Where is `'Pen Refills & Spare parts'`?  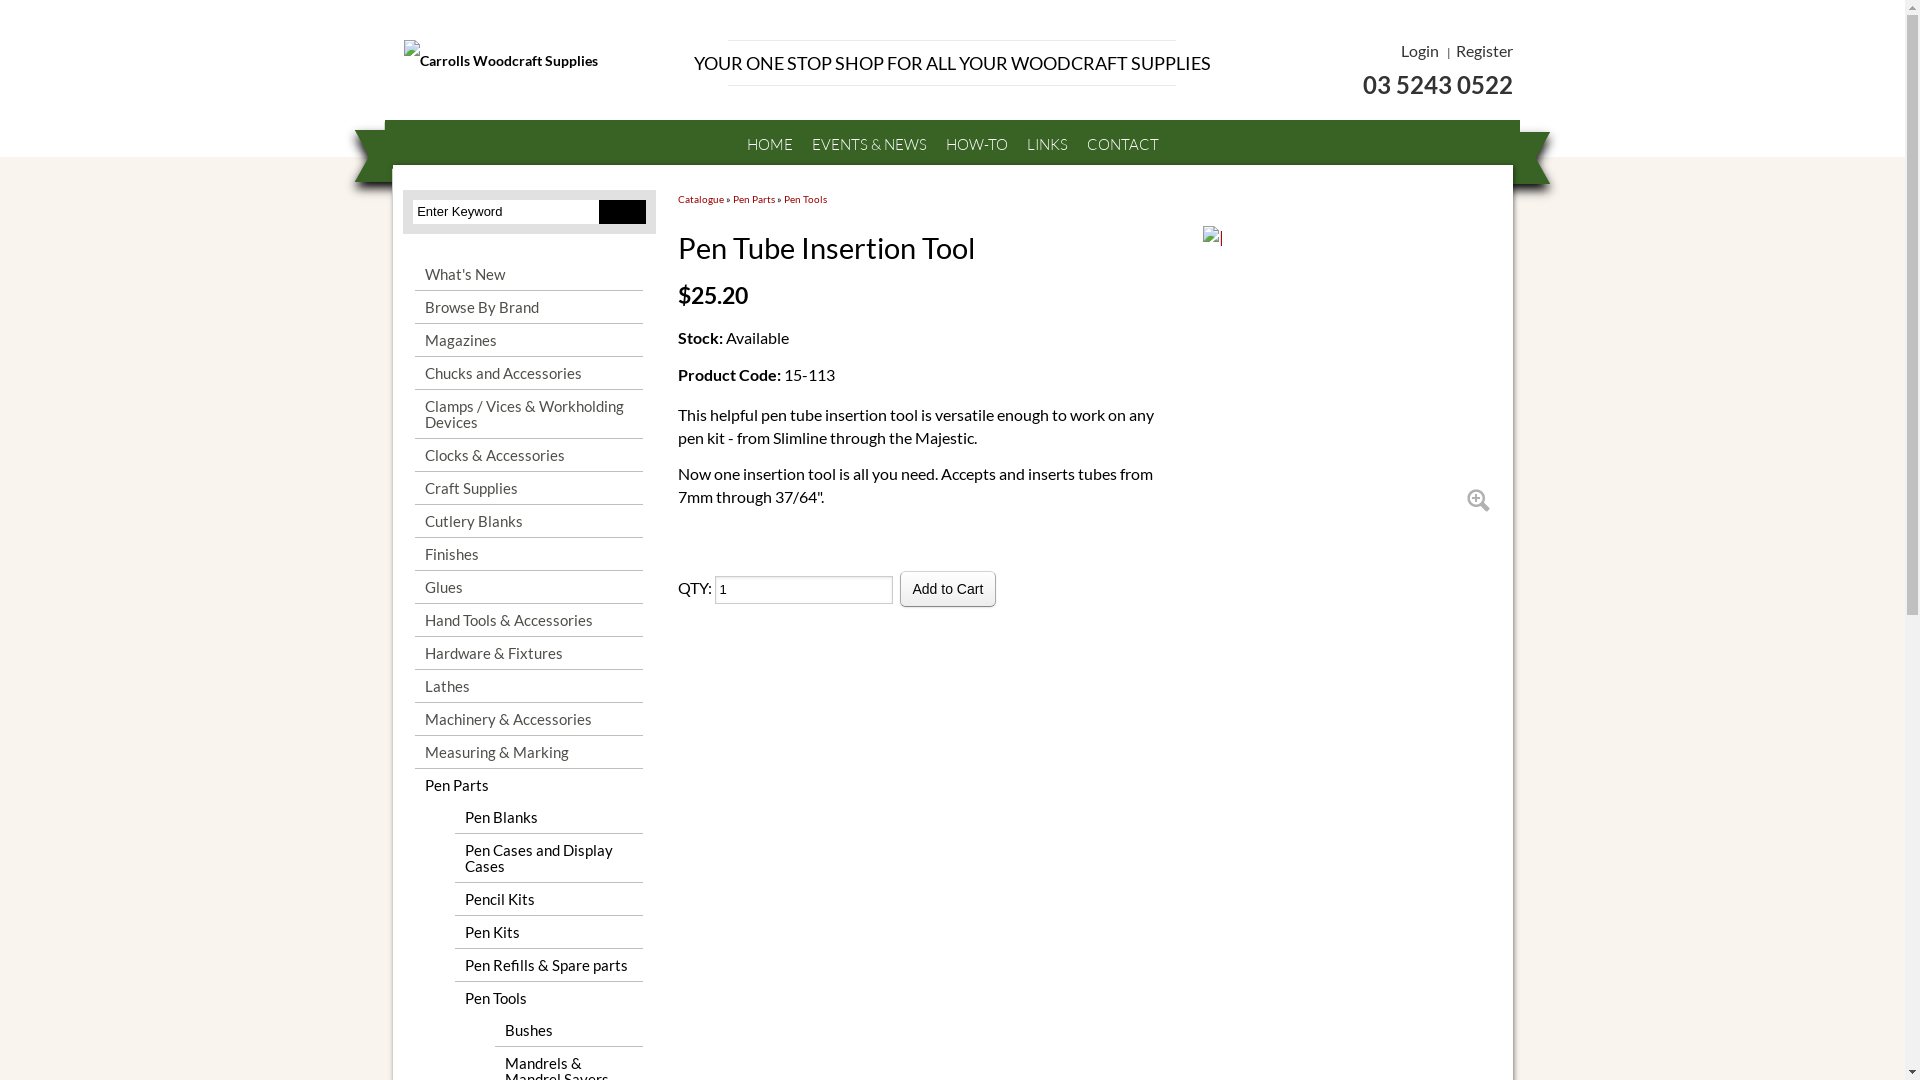
'Pen Refills & Spare parts' is located at coordinates (548, 963).